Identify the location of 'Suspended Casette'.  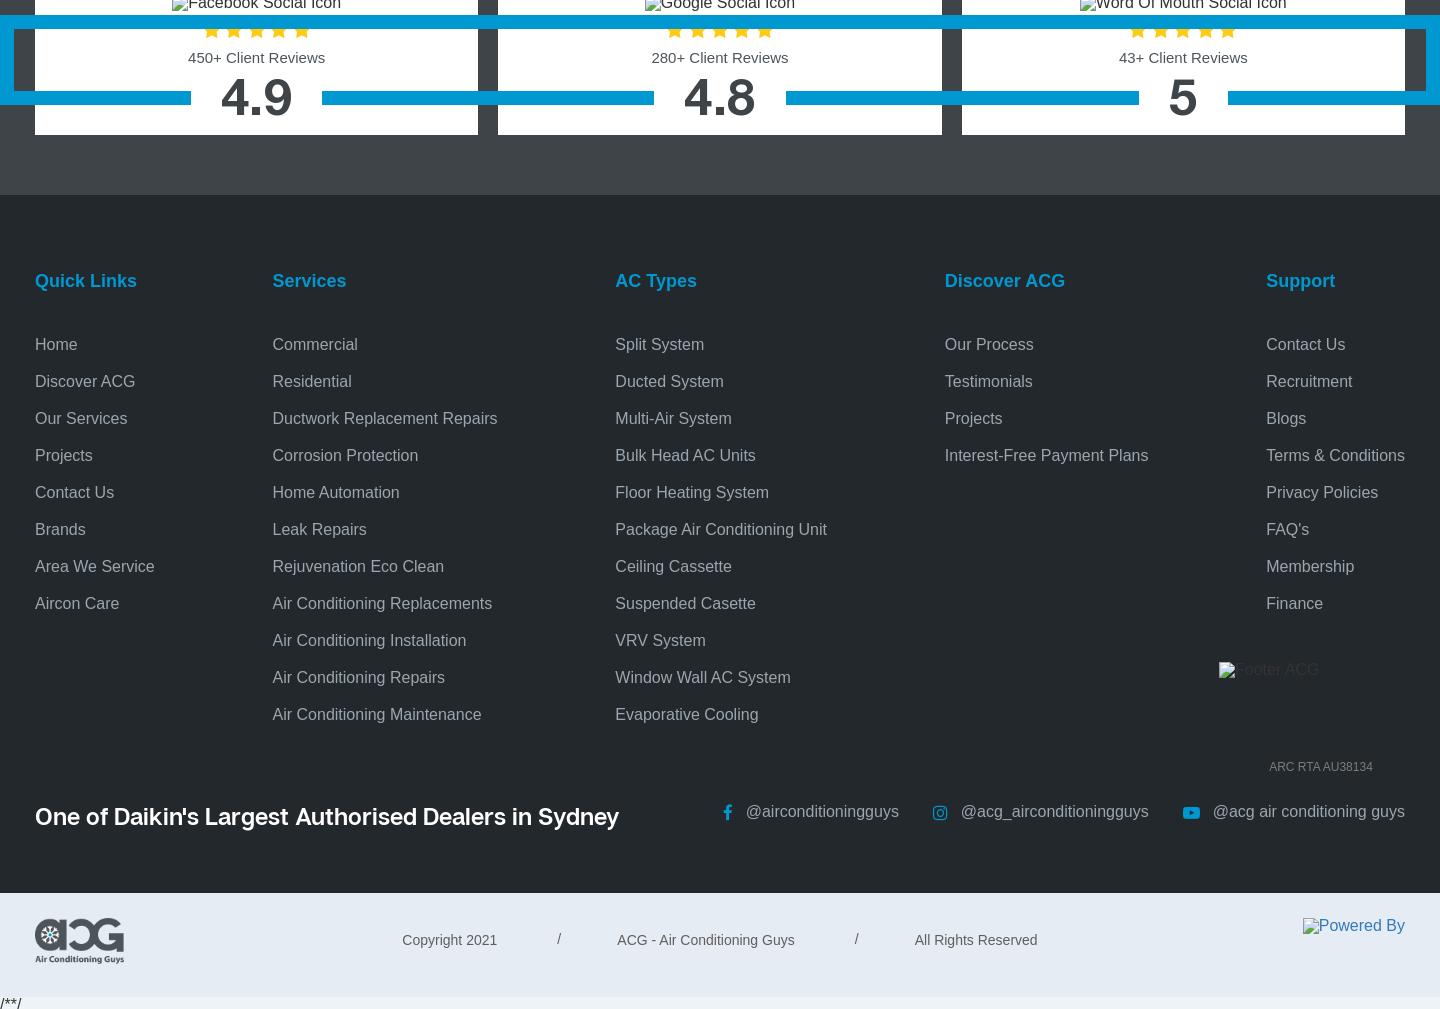
(685, 602).